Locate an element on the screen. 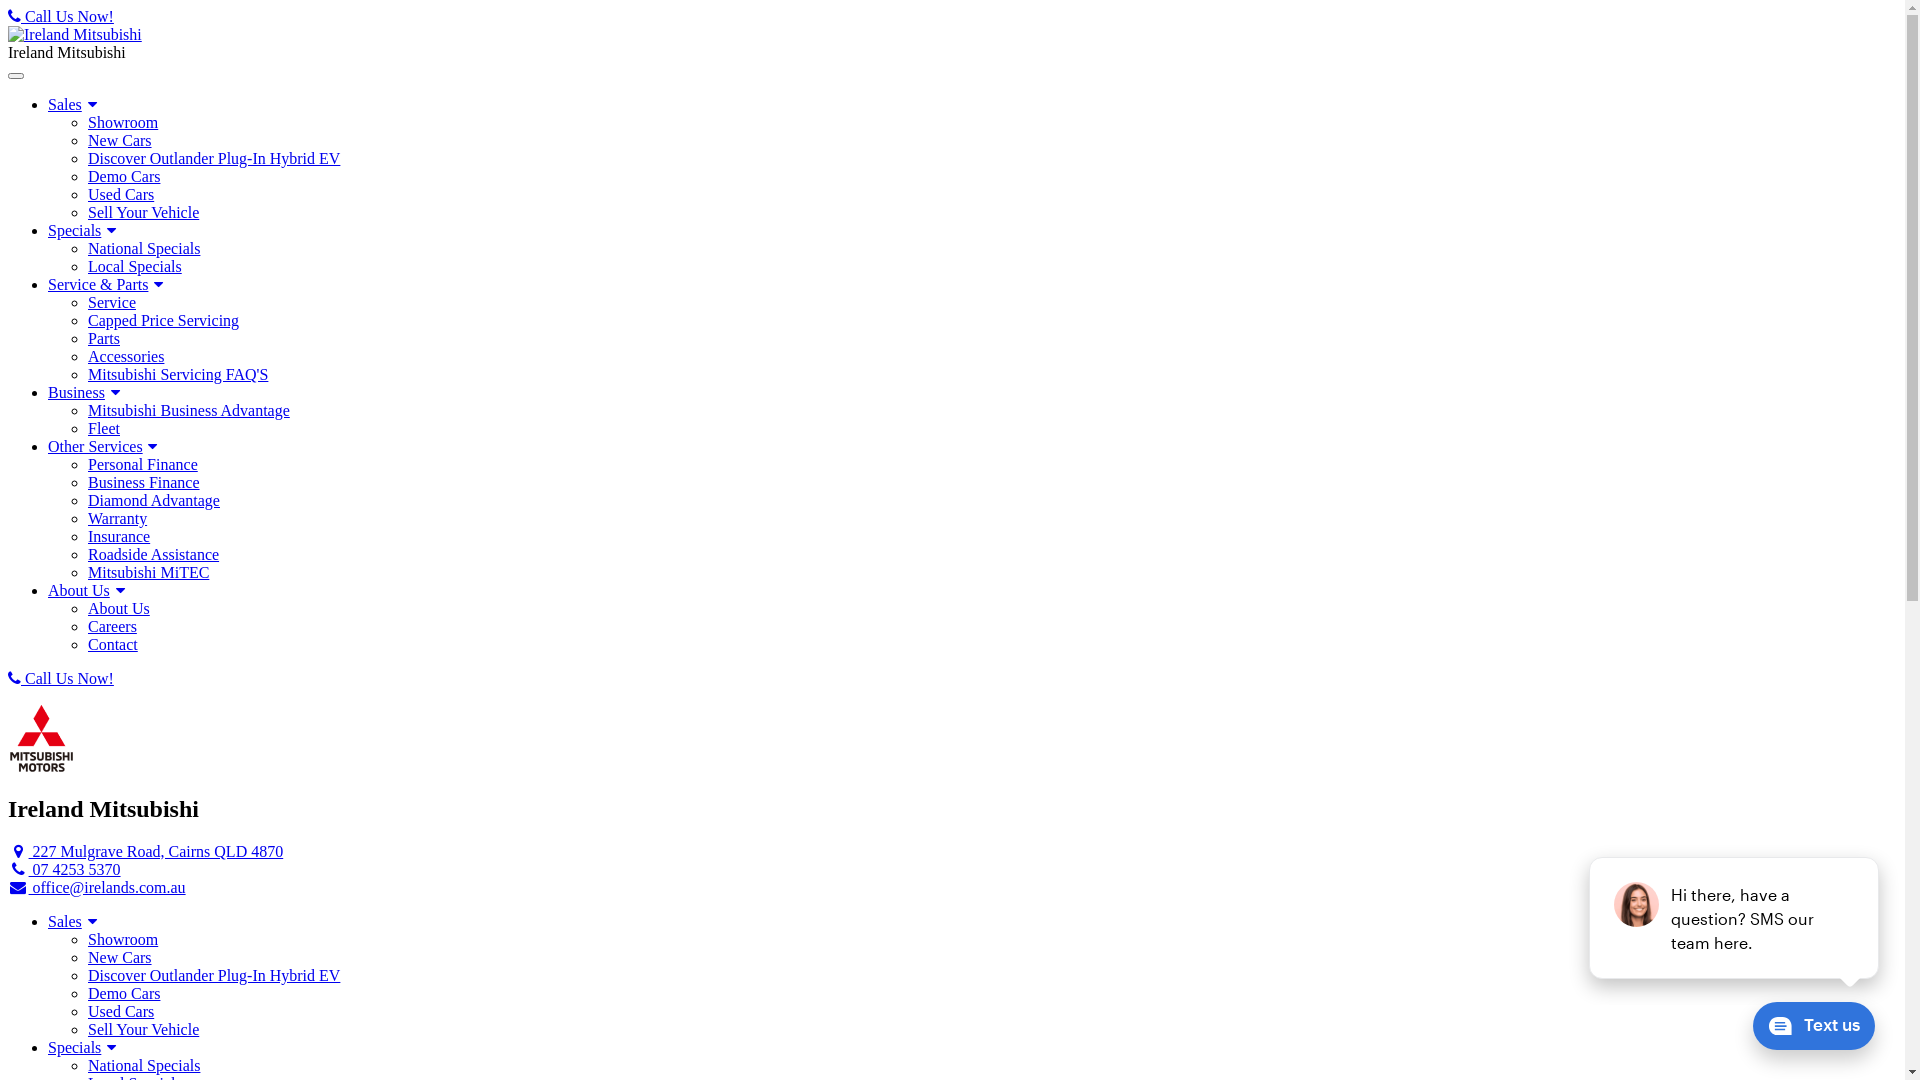 Image resolution: width=1920 pixels, height=1080 pixels. 'Sales' is located at coordinates (75, 104).